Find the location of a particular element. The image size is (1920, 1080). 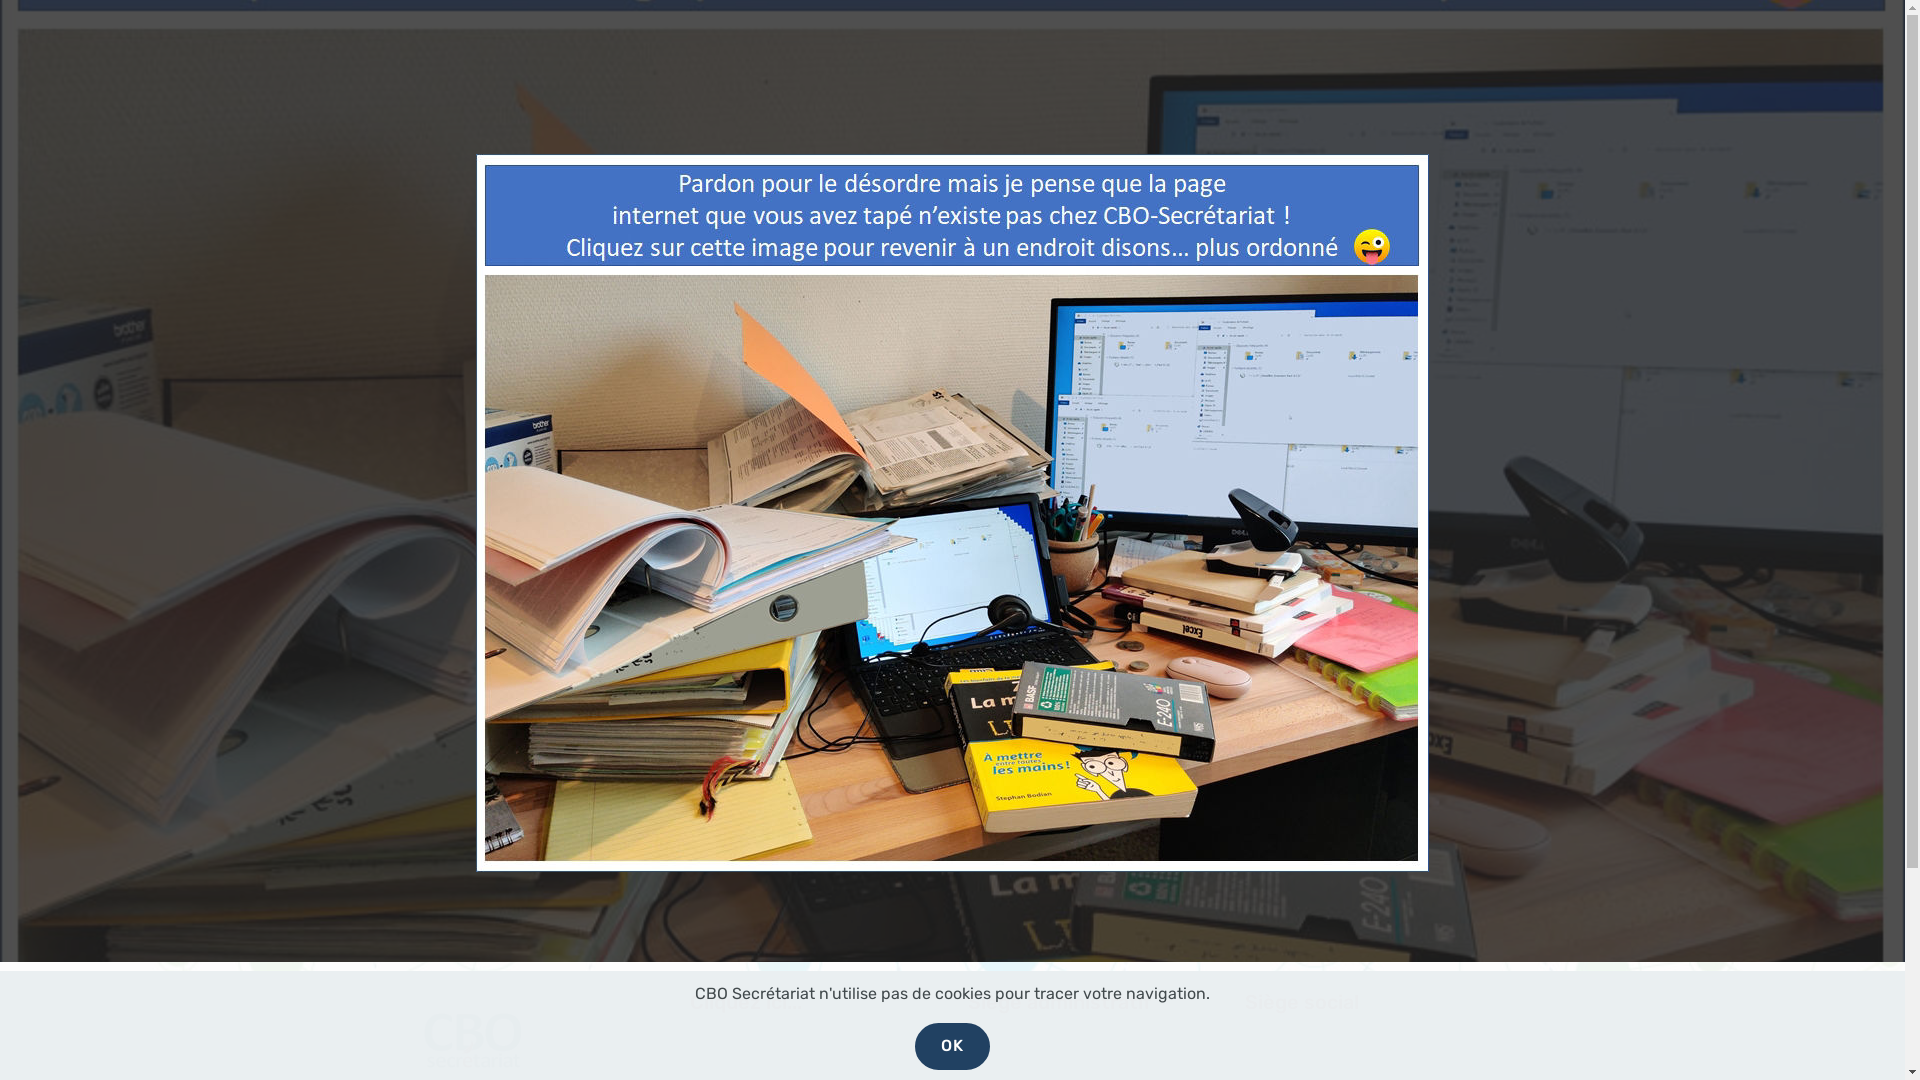

'OK' is located at coordinates (914, 1045).